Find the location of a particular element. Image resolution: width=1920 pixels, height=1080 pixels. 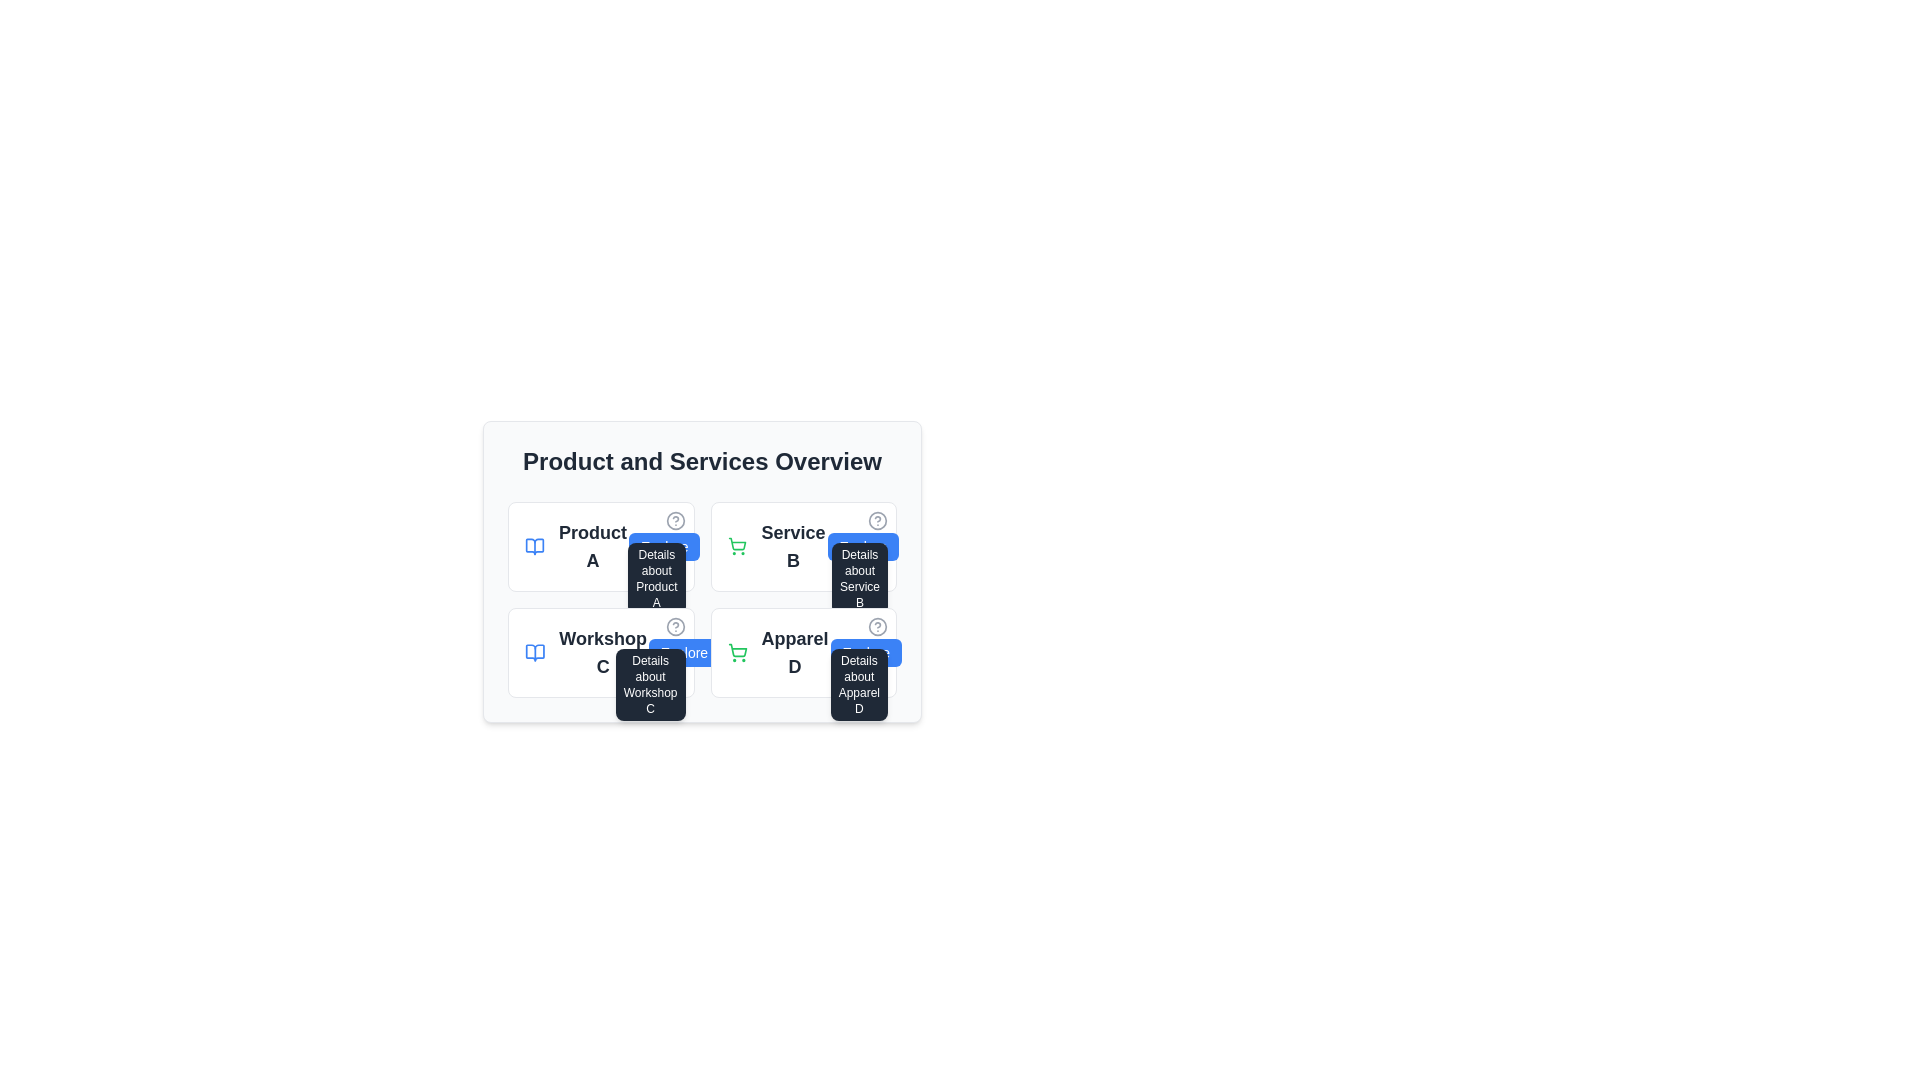

the interactive button located directly to the right of 'Product A' to change its color is located at coordinates (664, 547).